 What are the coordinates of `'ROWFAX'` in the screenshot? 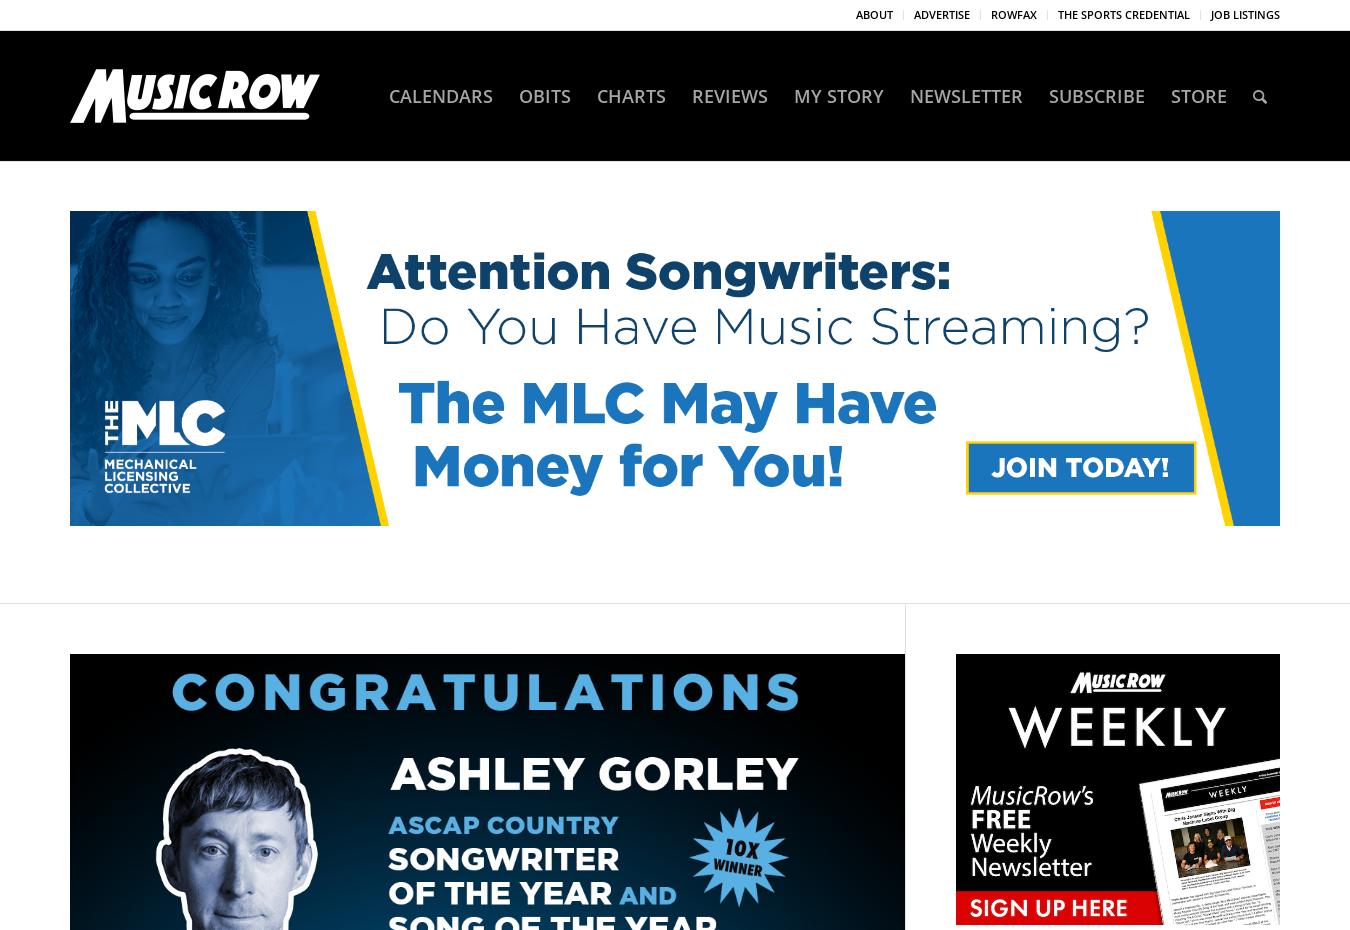 It's located at (1013, 13).